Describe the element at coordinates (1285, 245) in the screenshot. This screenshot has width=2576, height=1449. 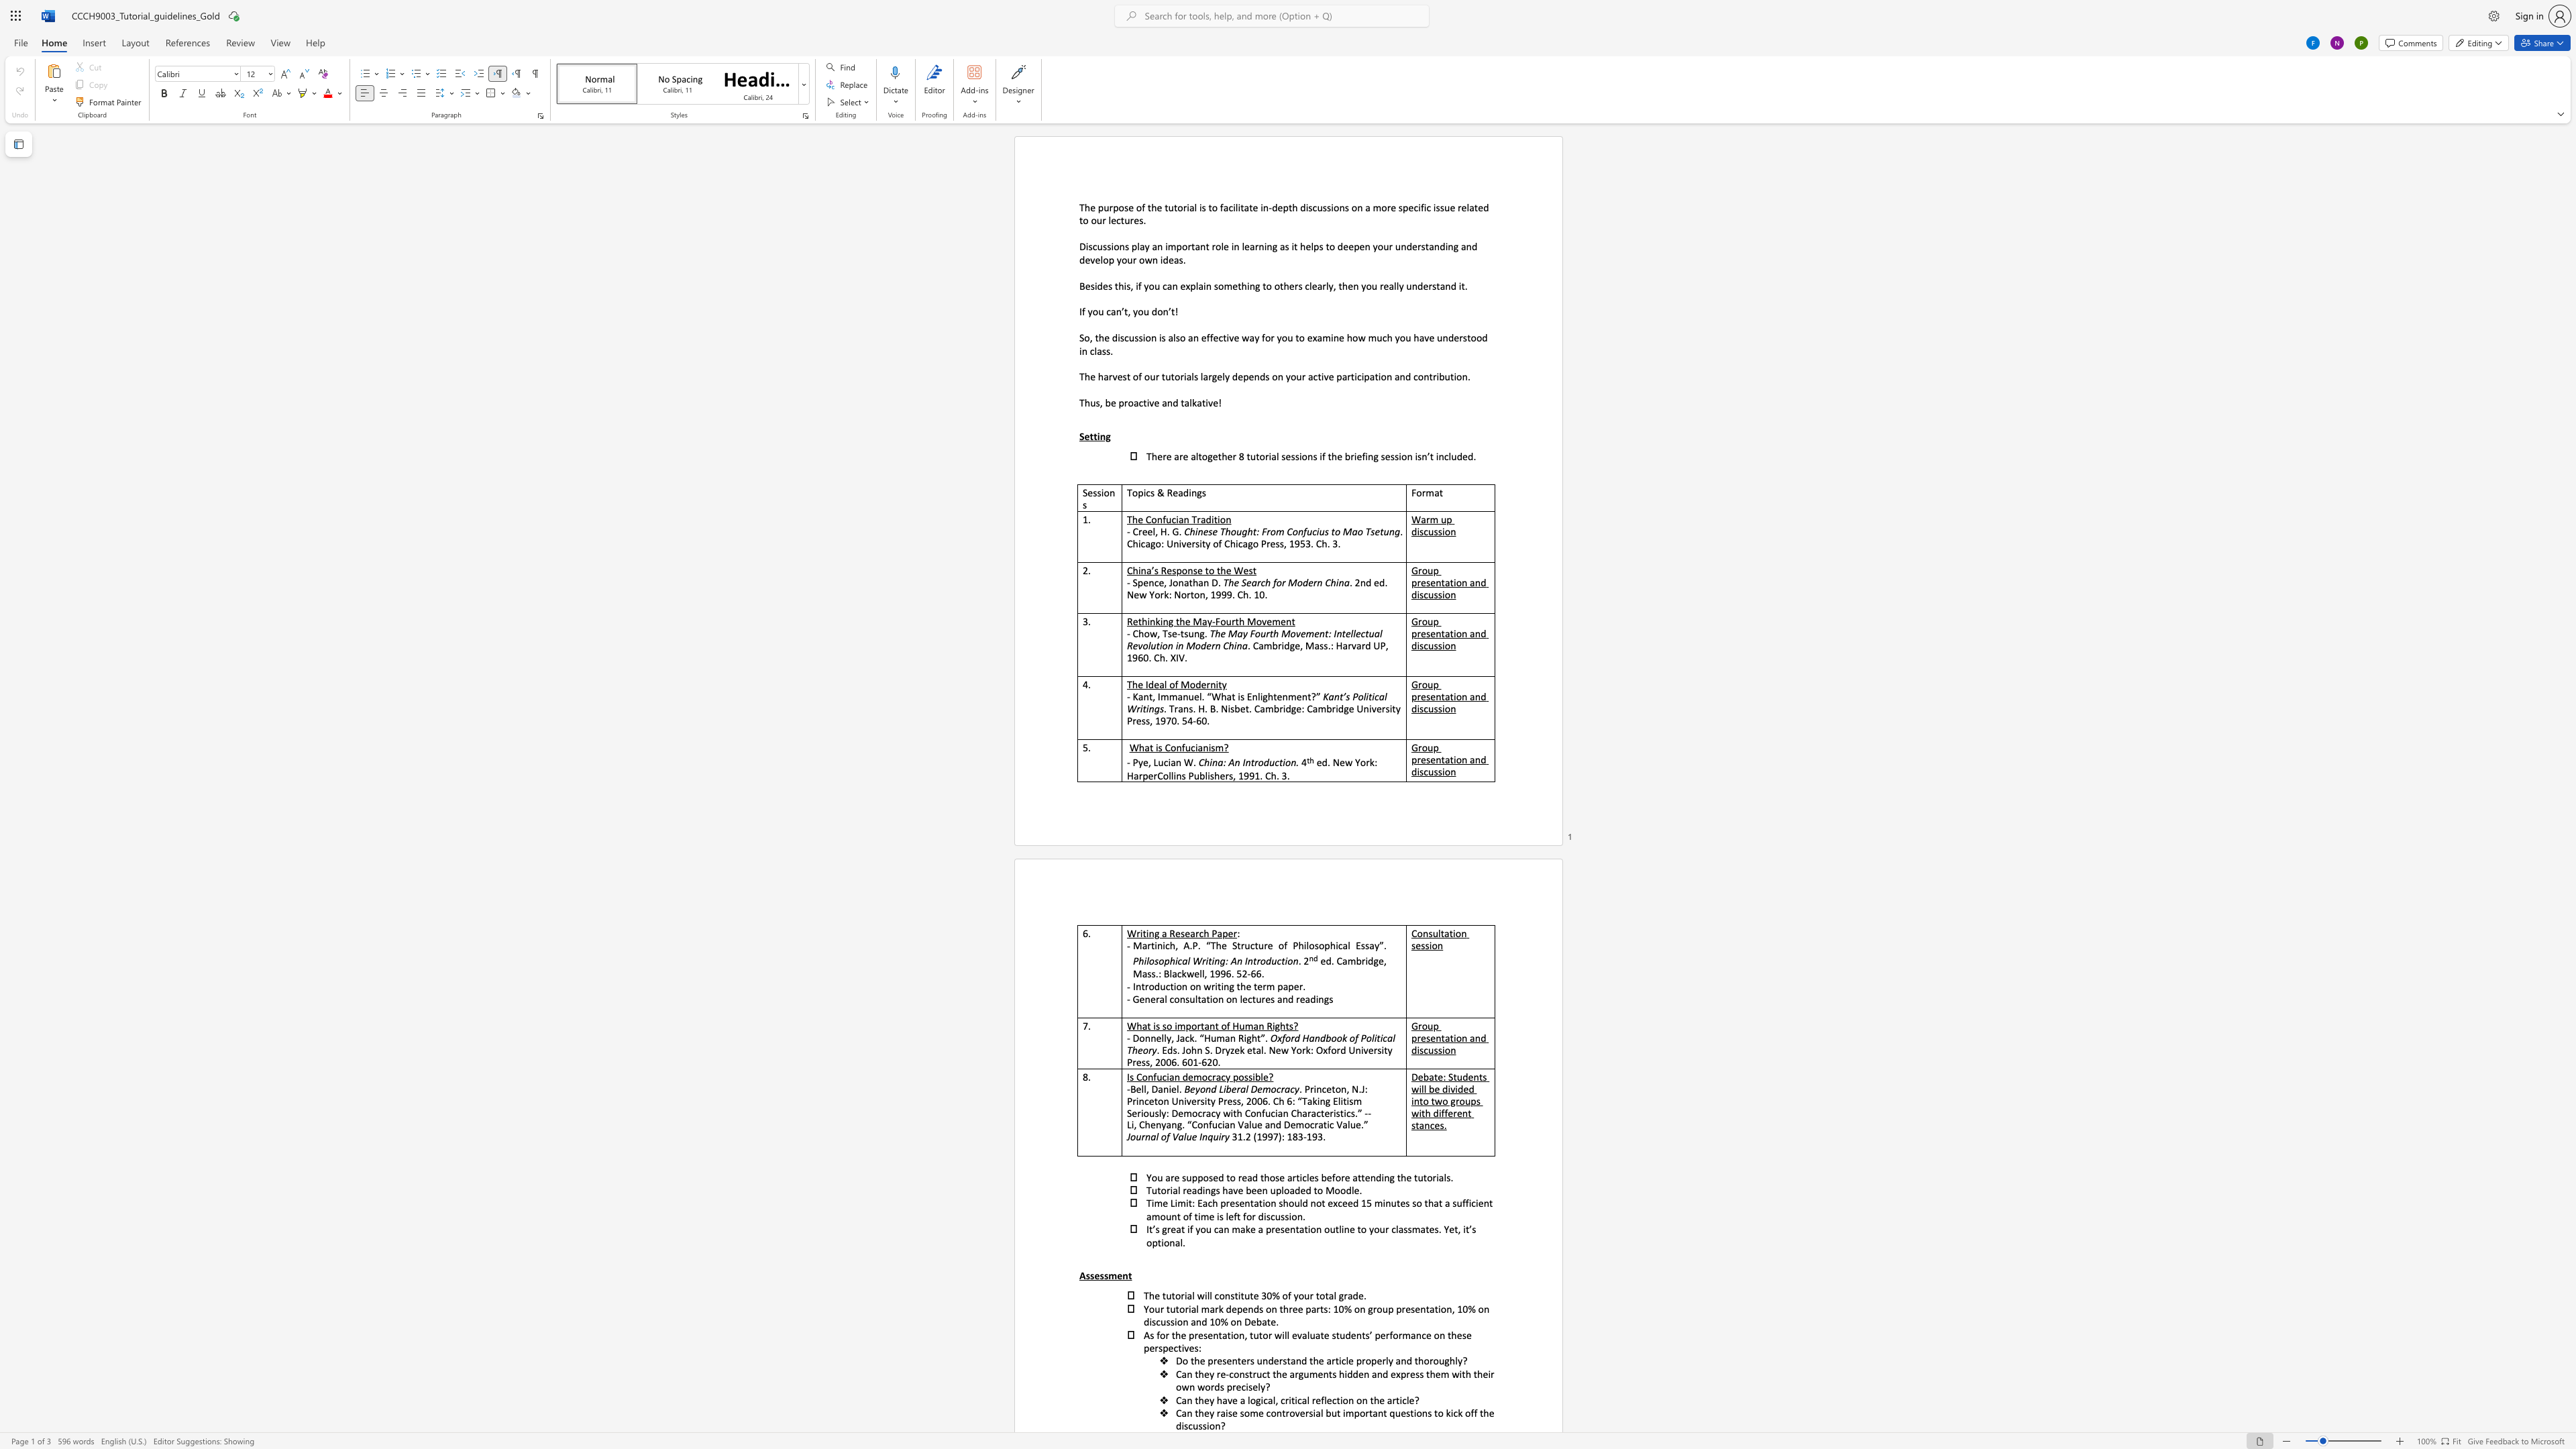
I see `the 5th character "s" in the text` at that location.